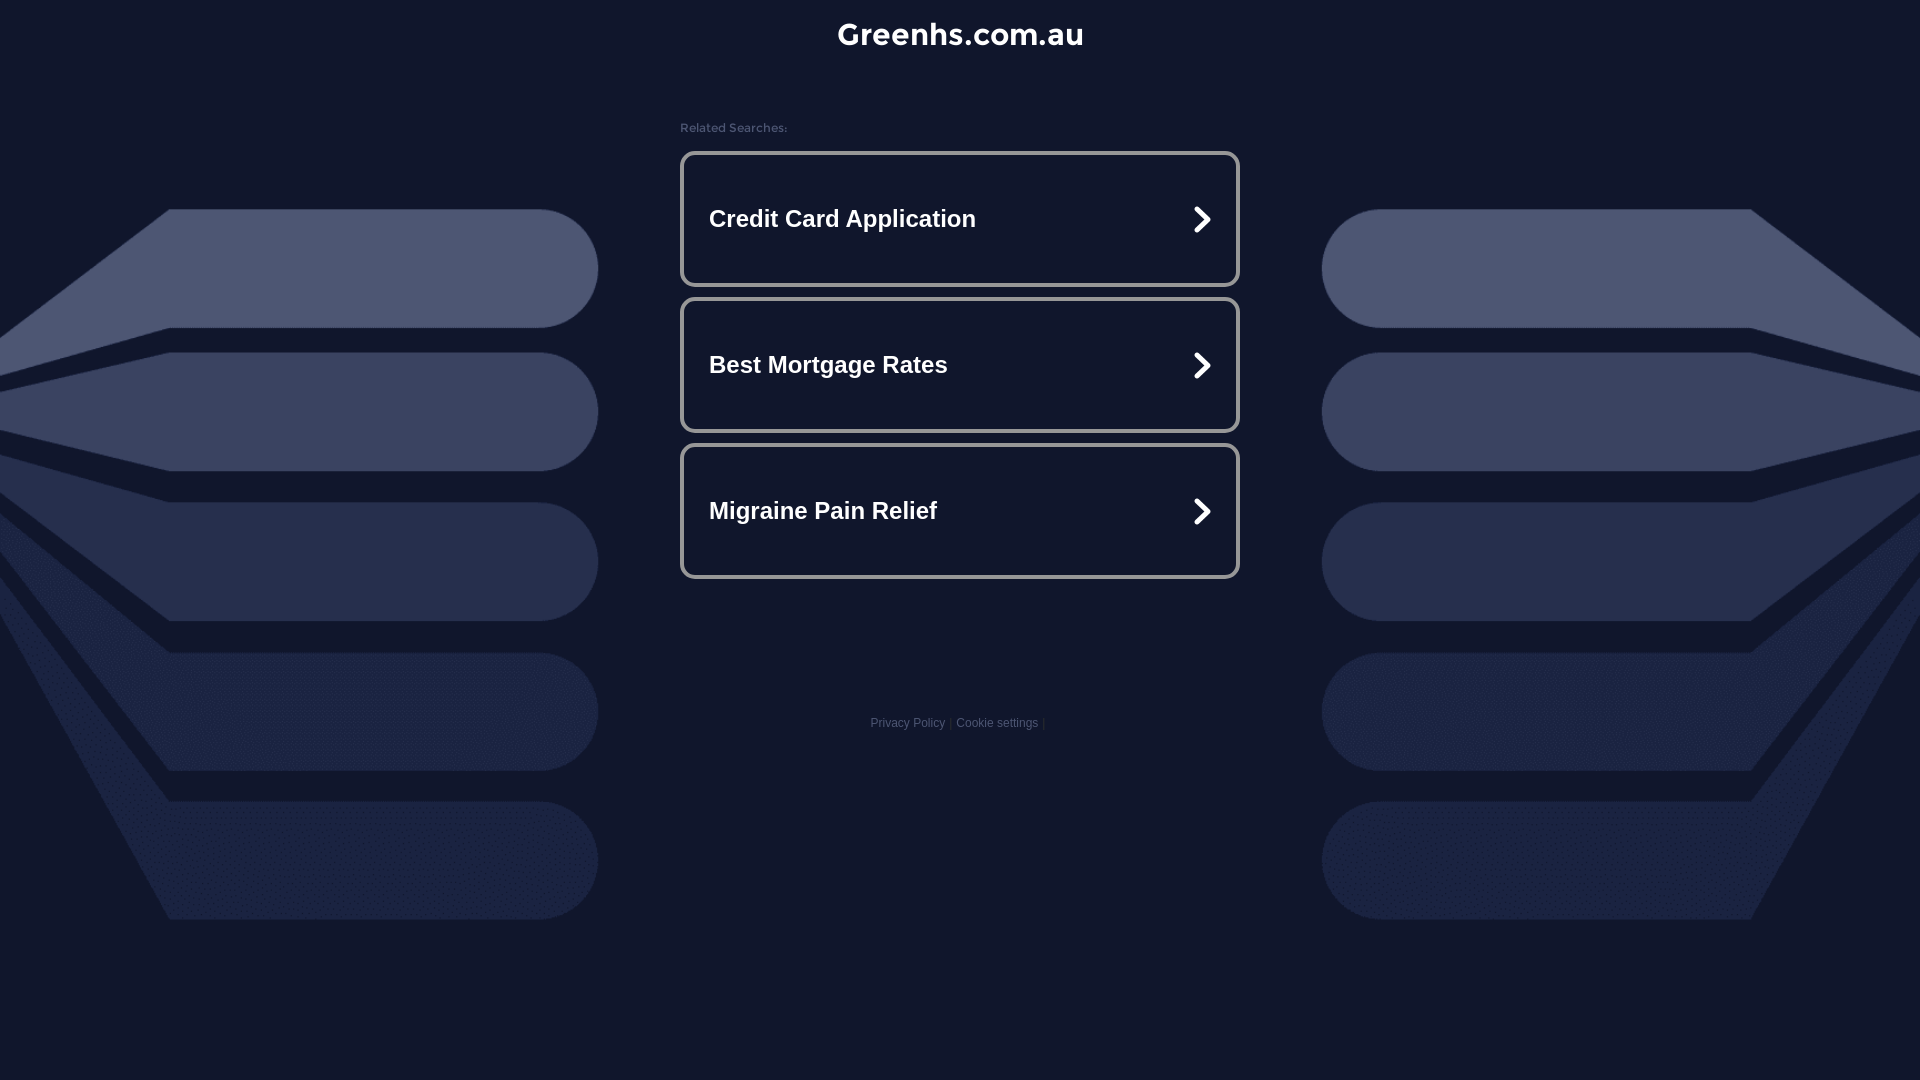 The image size is (1920, 1080). Describe the element at coordinates (869, 722) in the screenshot. I see `'Privacy Policy'` at that location.